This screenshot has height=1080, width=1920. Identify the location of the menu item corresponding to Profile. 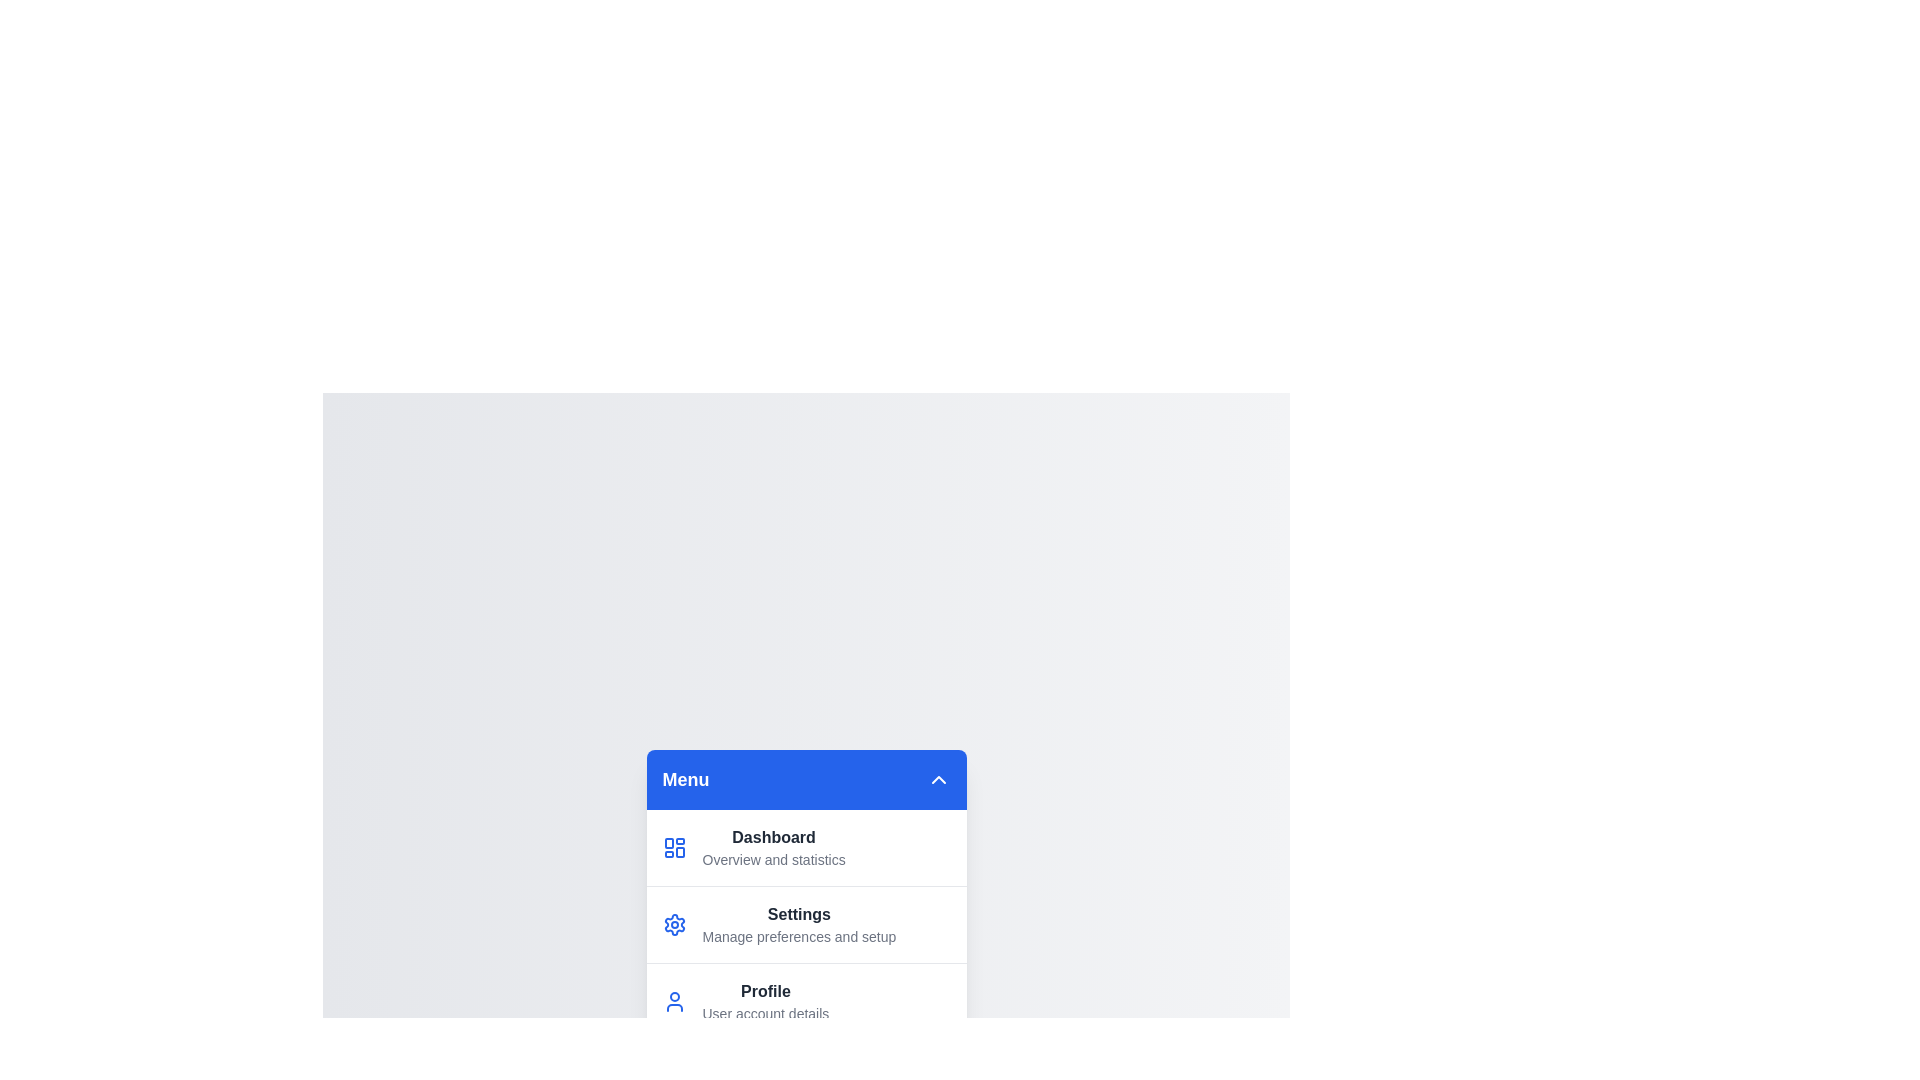
(806, 1001).